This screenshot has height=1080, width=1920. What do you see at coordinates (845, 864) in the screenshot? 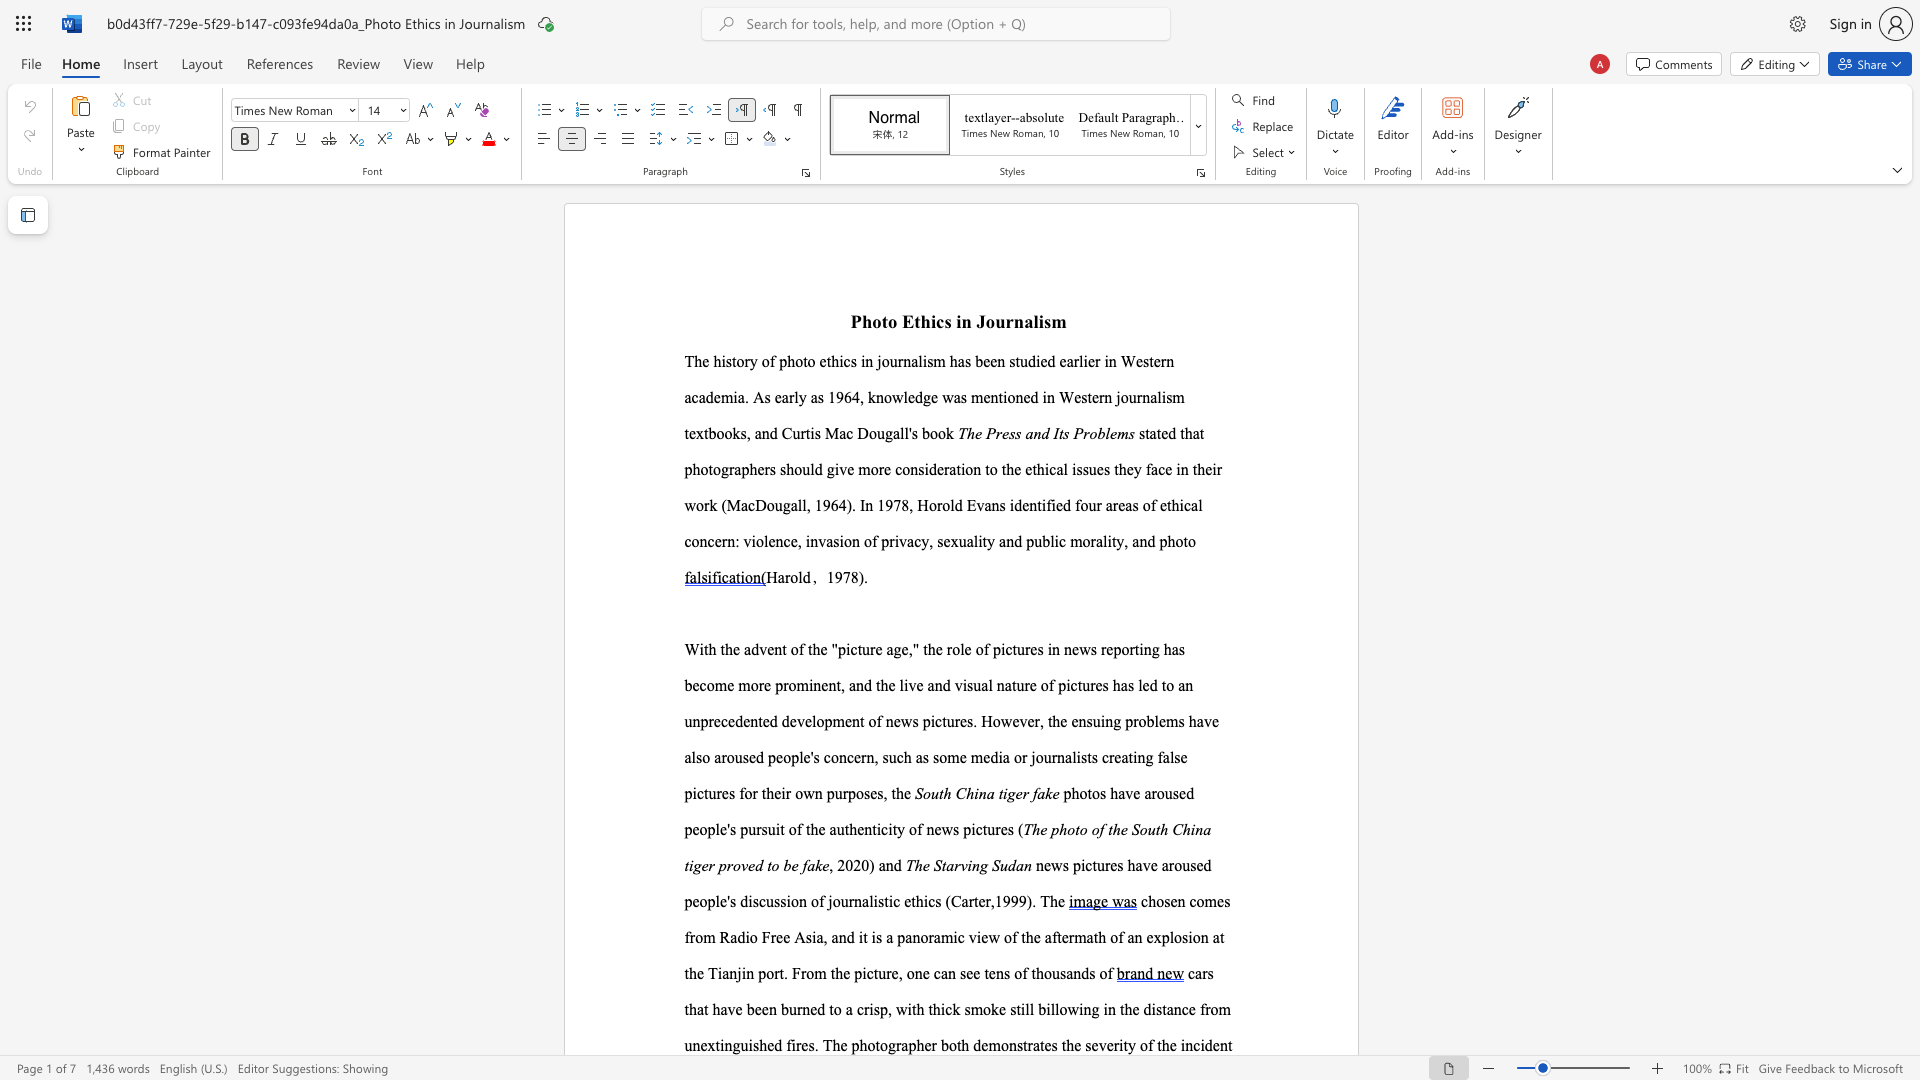
I see `the subset text "020) an" within the text ", 2020) and"` at bounding box center [845, 864].